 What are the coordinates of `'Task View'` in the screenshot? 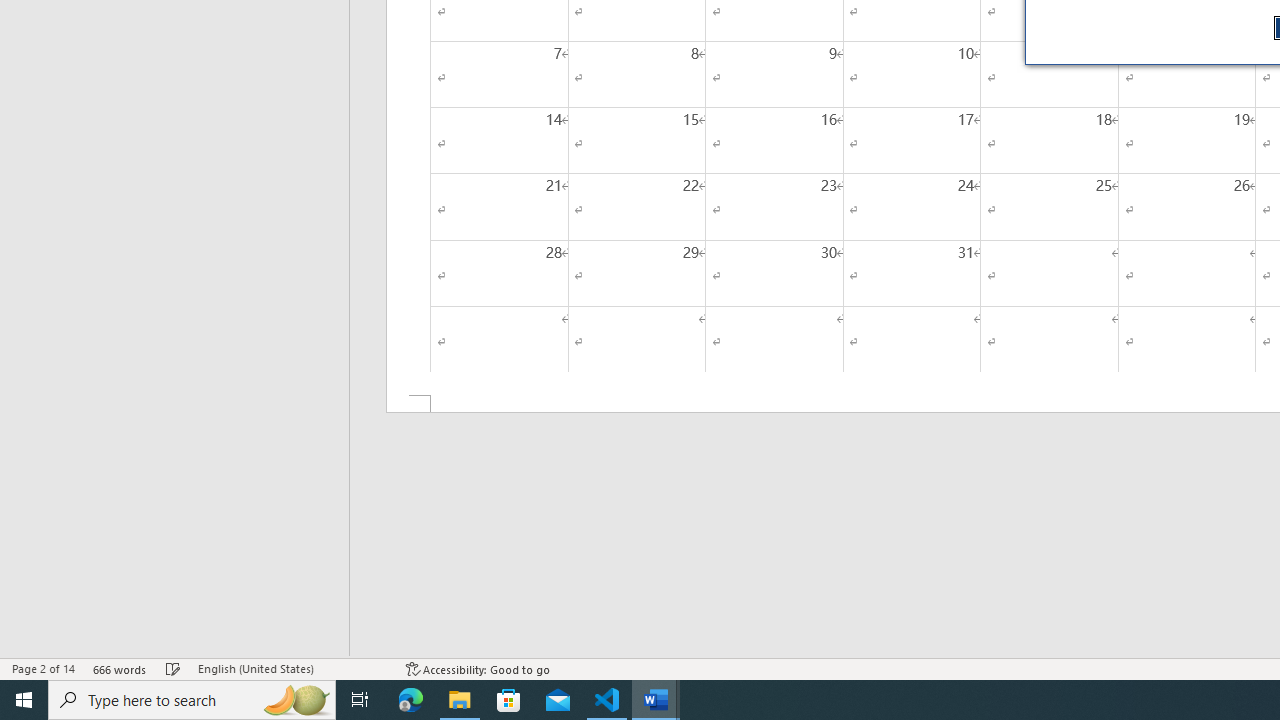 It's located at (359, 698).